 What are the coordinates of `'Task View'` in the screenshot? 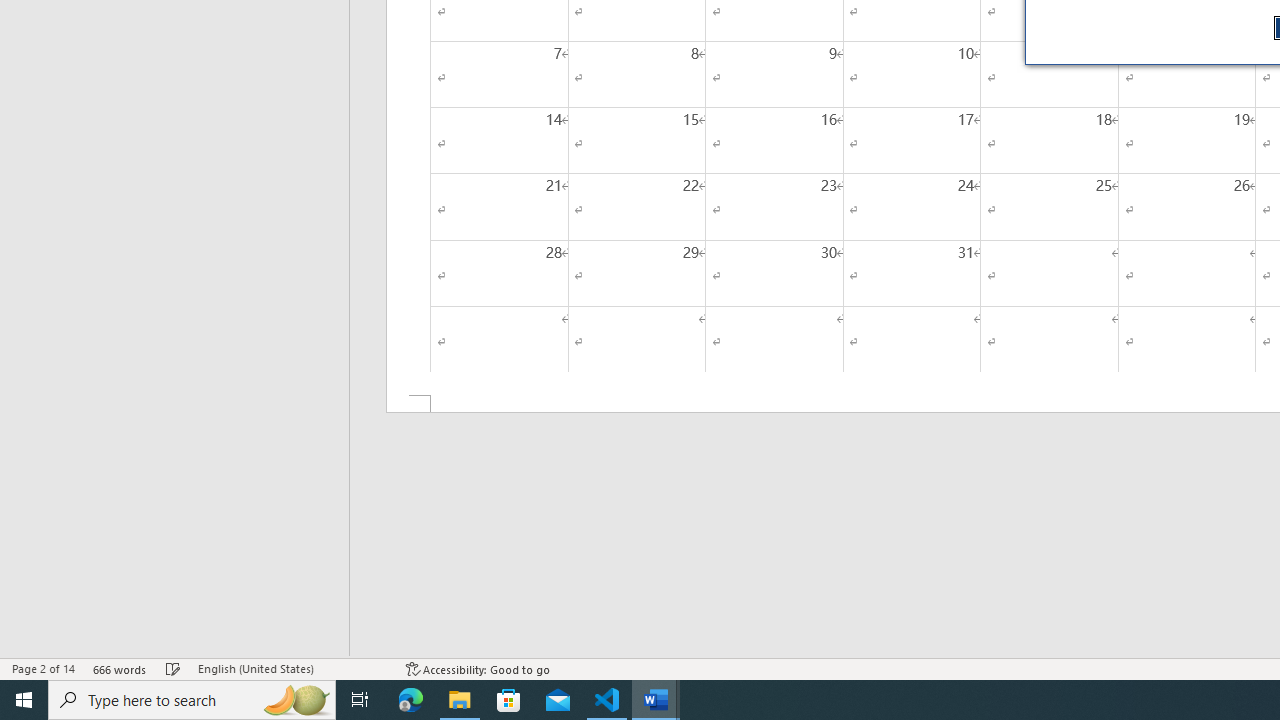 It's located at (359, 698).